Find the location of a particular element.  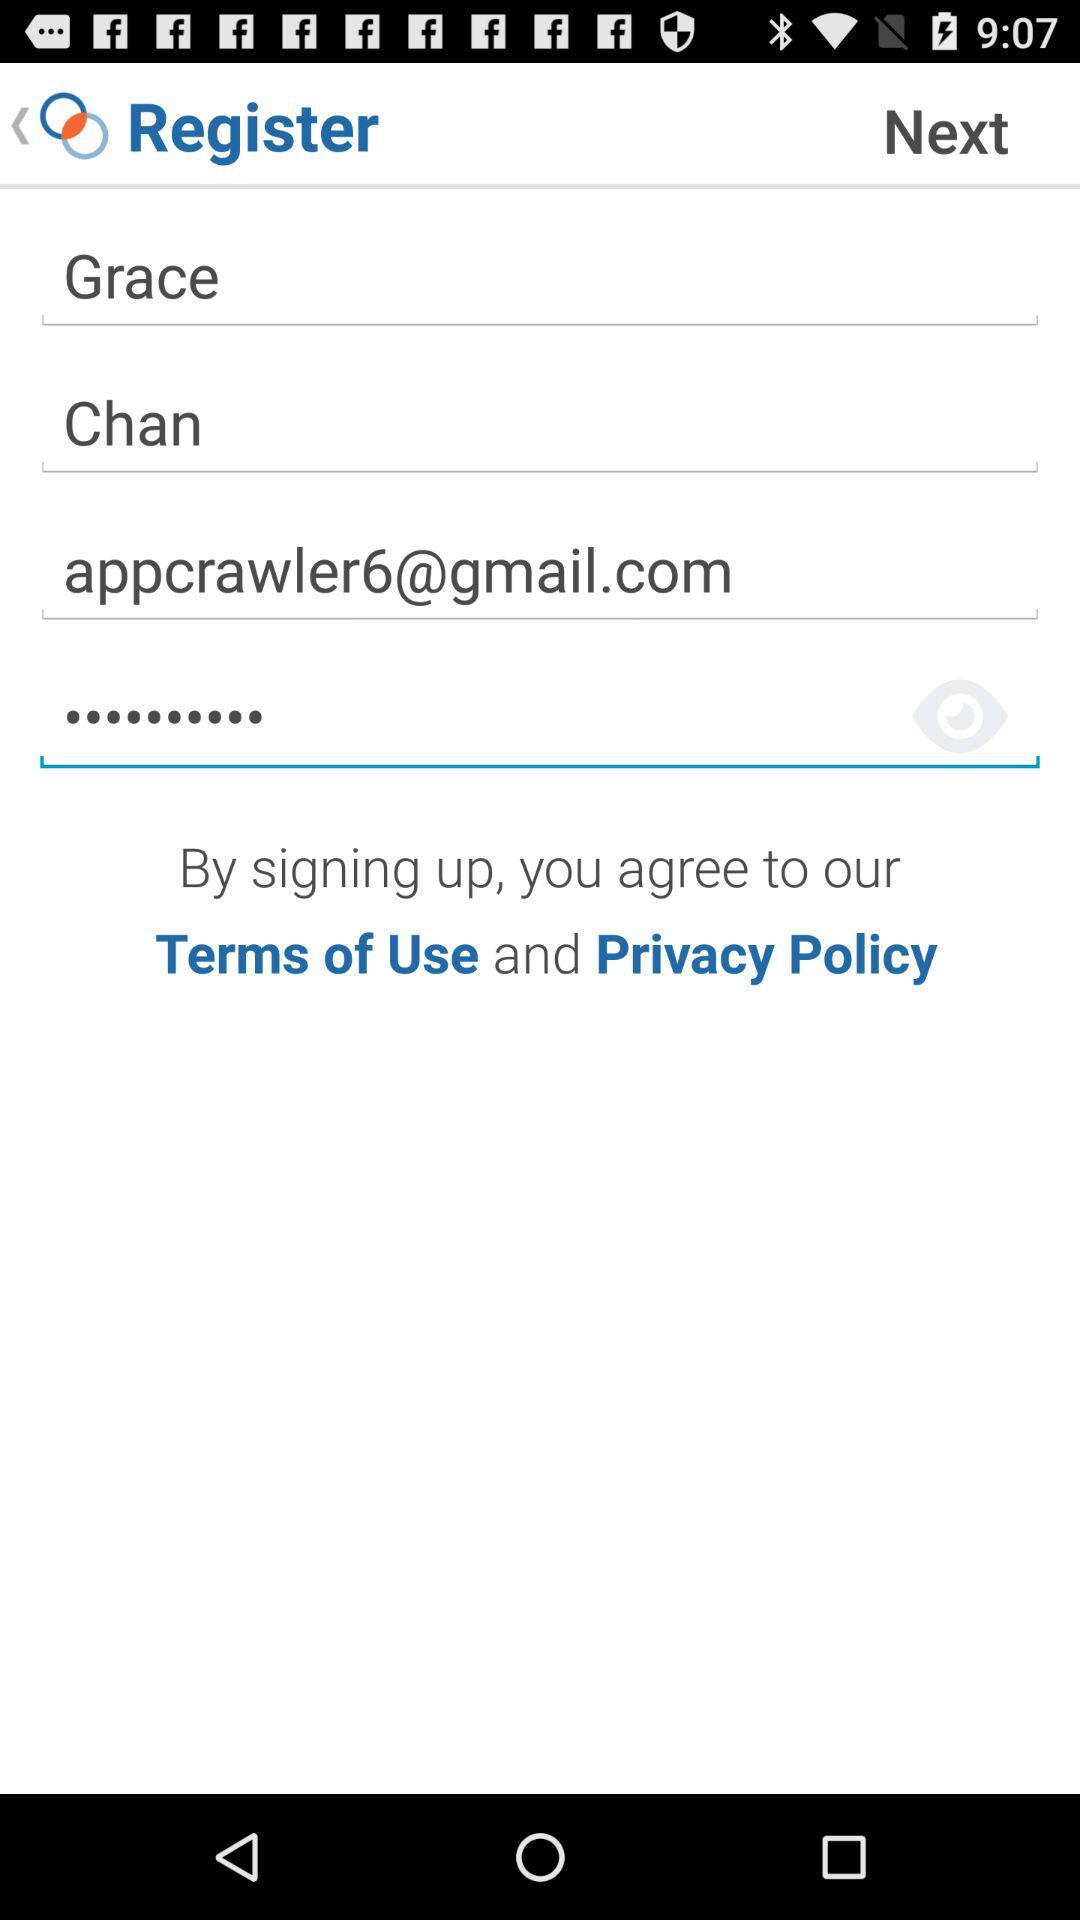

terms of use link is located at coordinates (315, 951).